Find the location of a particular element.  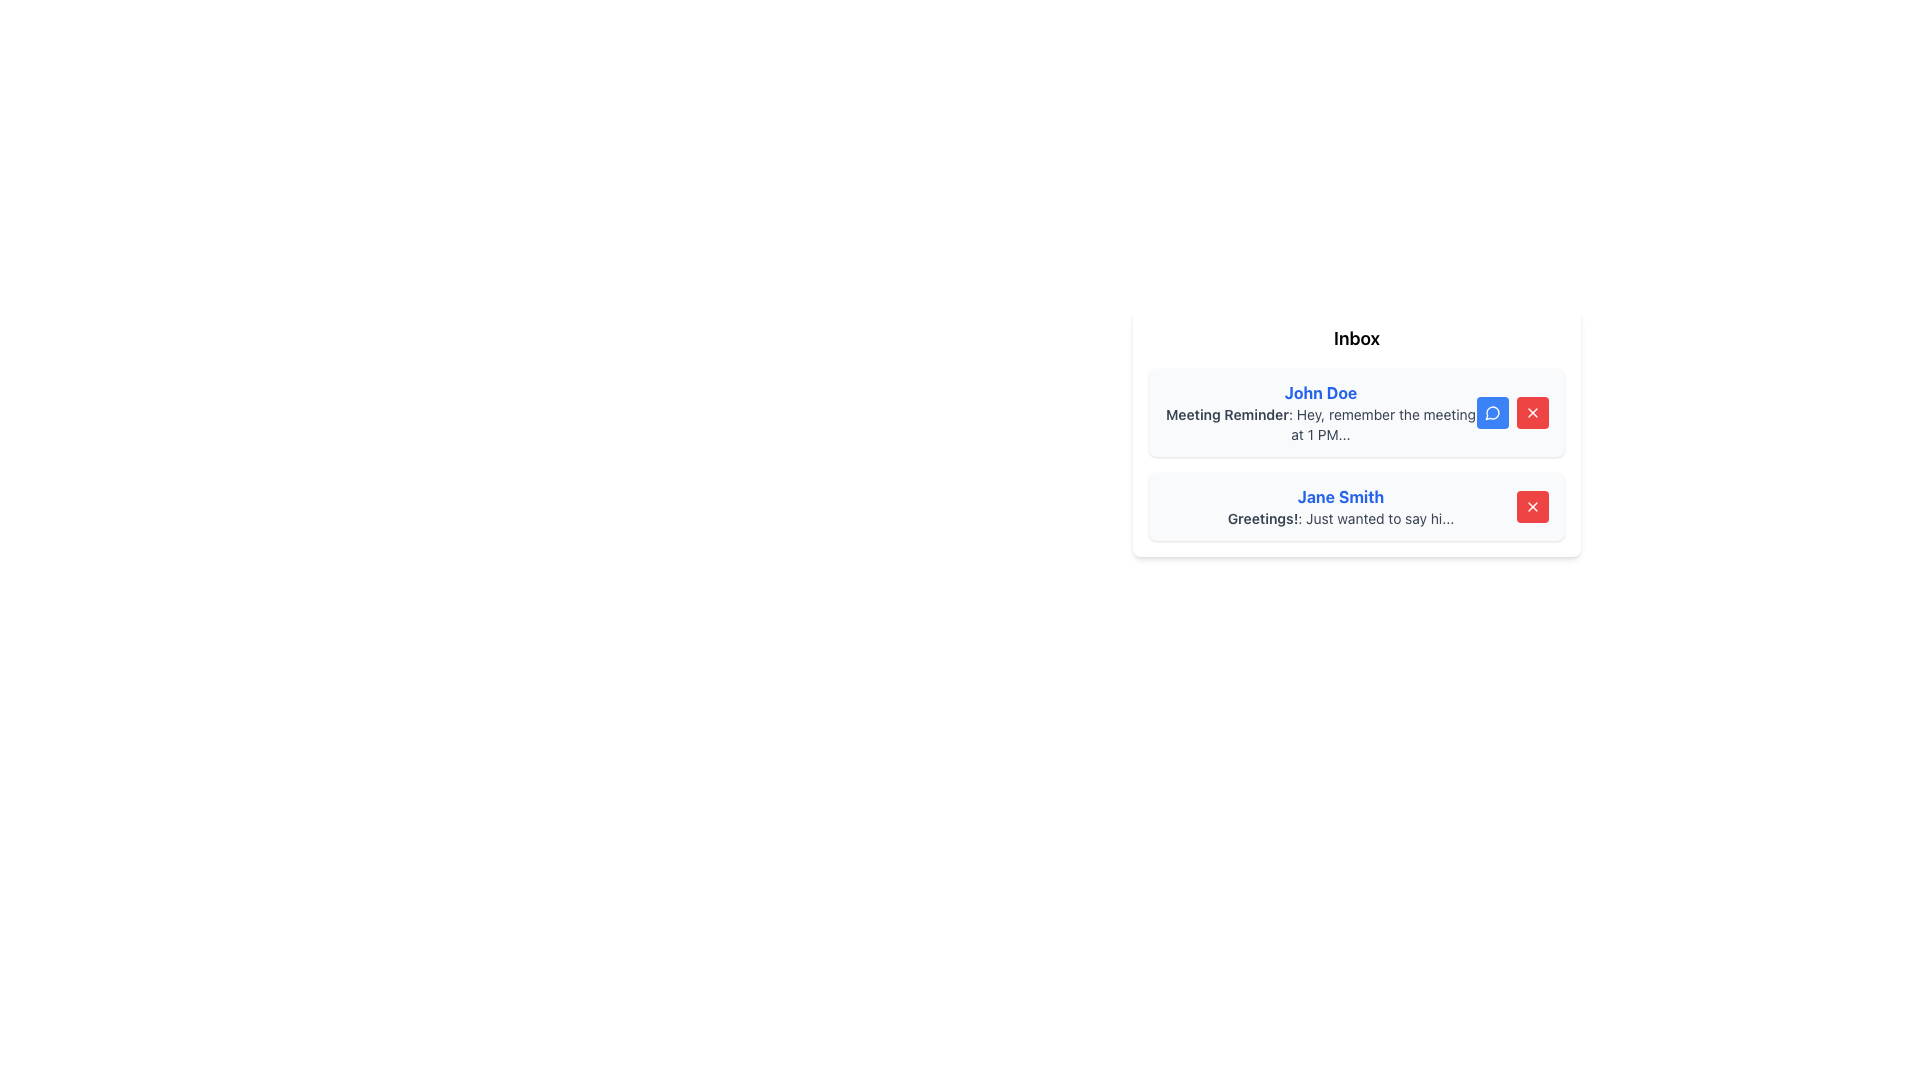

the text label element that contains the string 'Greetings!: Just wanted to say hi...' styled in a small gray font, located beneath the bolded name 'Jane Smith' within a card-like section of the inbox interface is located at coordinates (1340, 518).